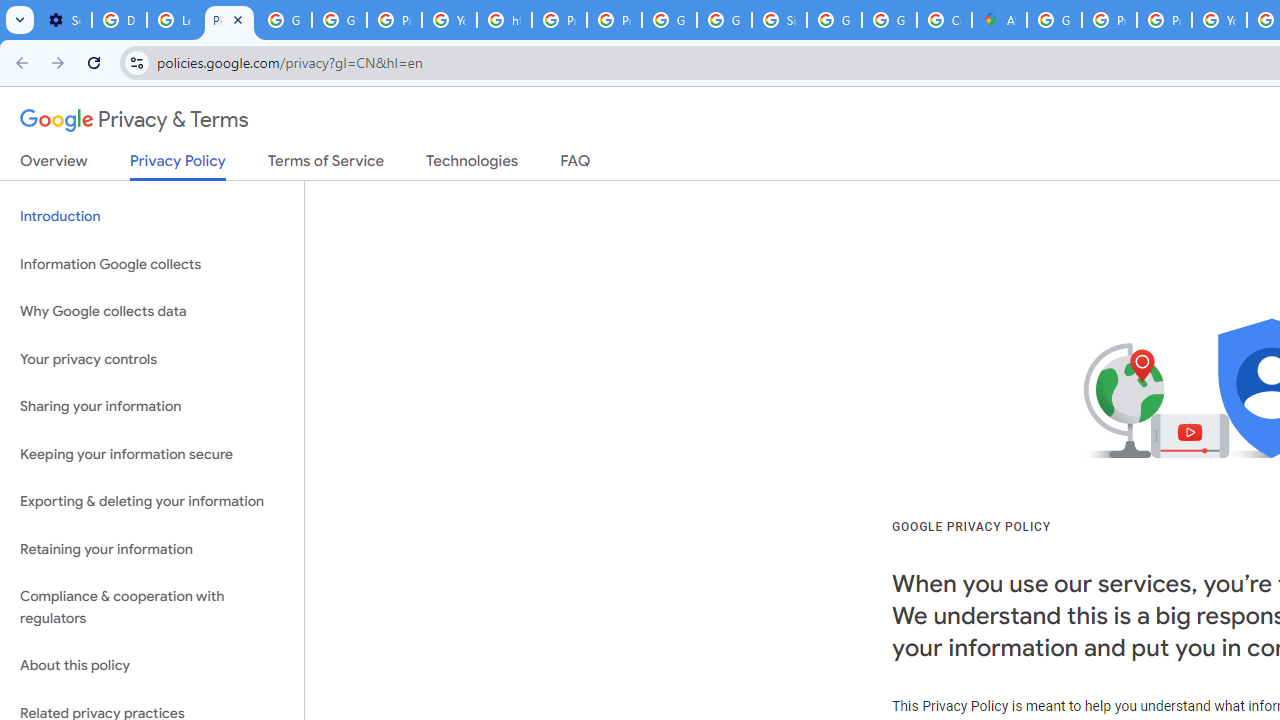 The image size is (1280, 720). I want to click on 'Create your Google Account', so click(943, 20).